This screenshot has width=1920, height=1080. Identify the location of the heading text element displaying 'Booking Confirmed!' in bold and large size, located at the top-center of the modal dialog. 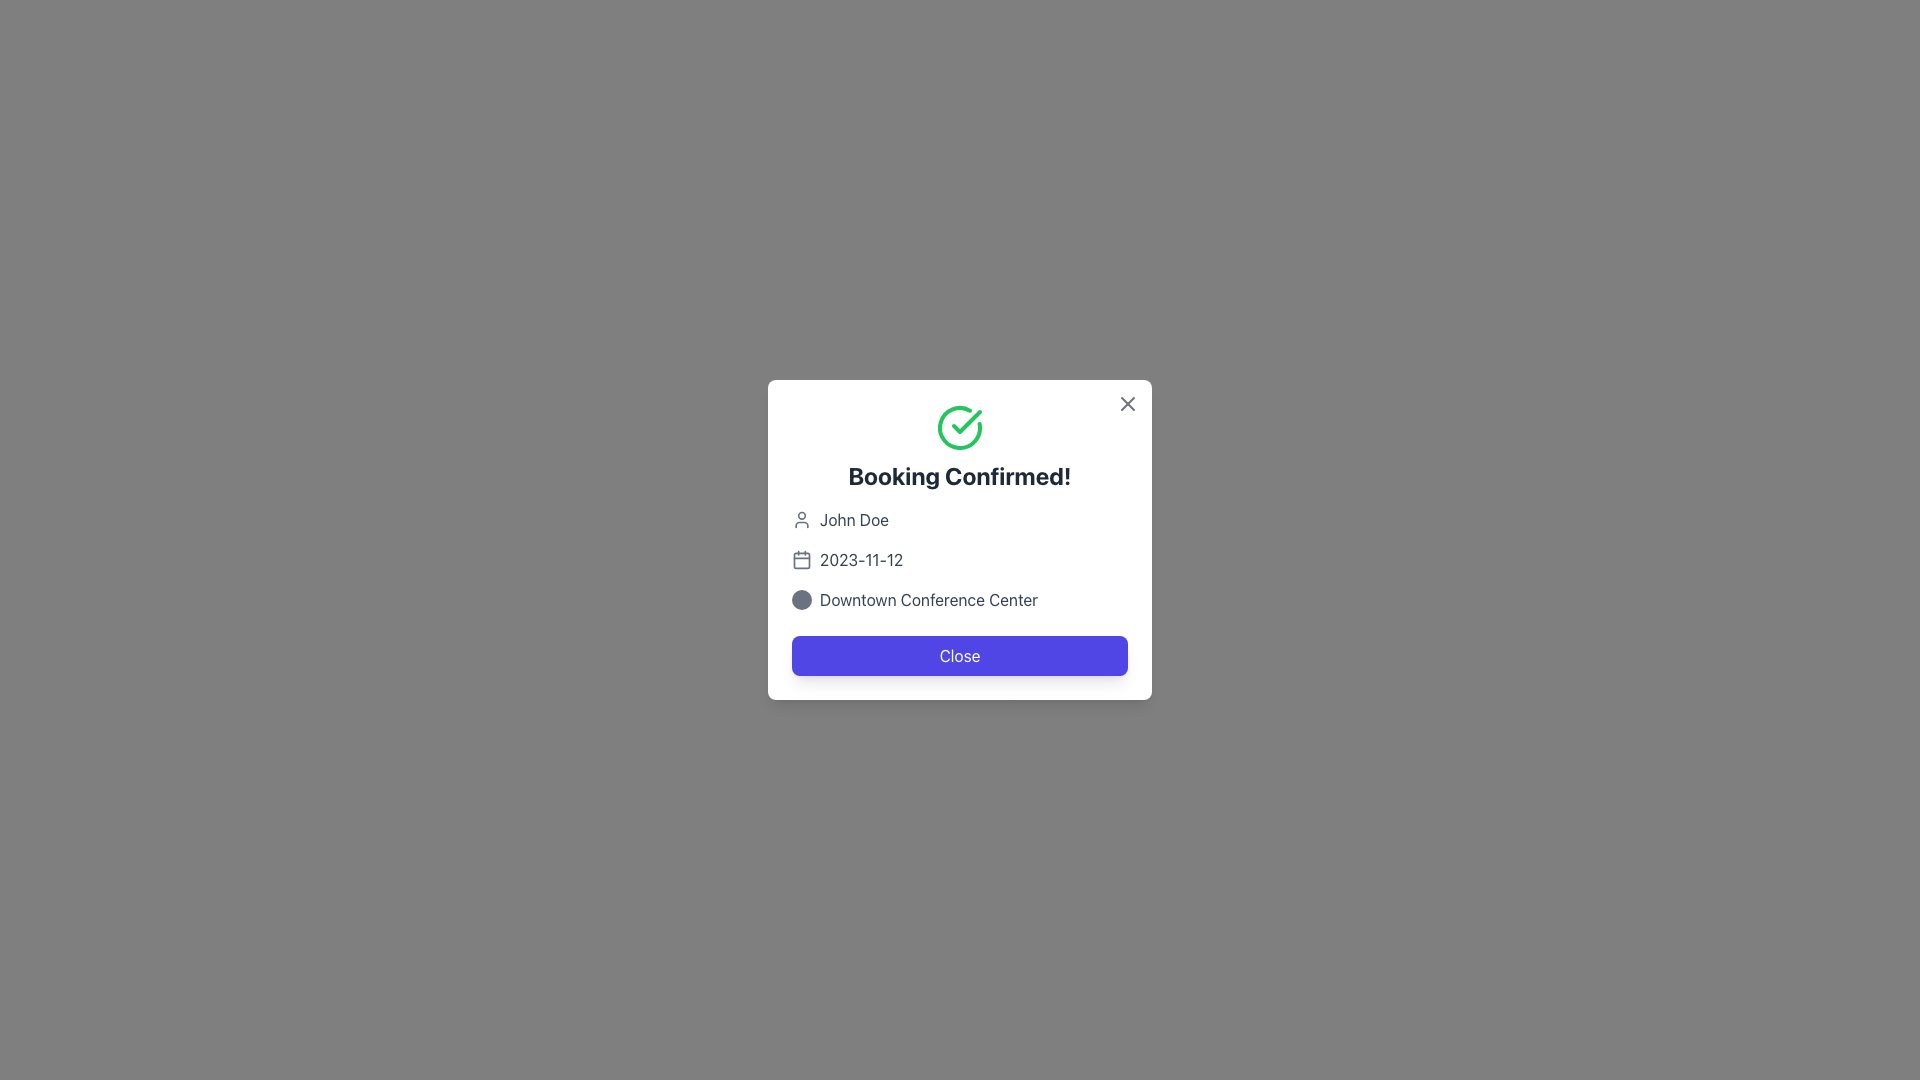
(960, 446).